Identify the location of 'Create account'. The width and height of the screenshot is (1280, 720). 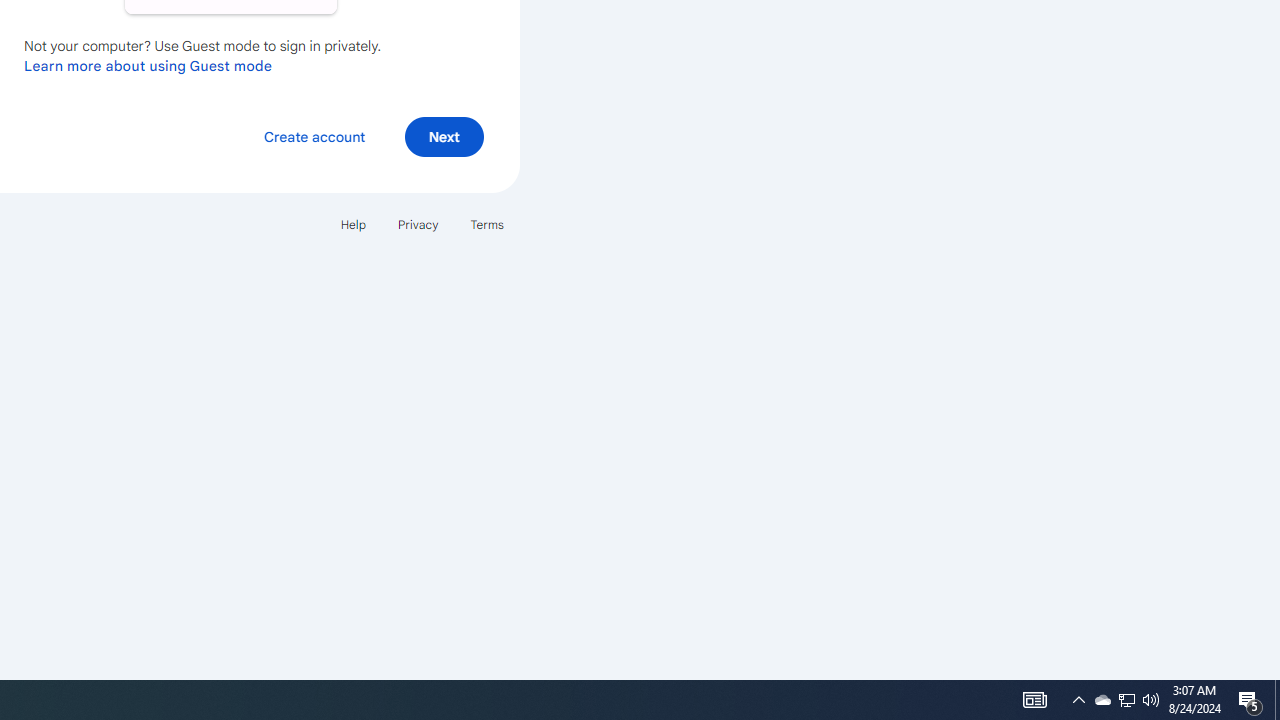
(313, 135).